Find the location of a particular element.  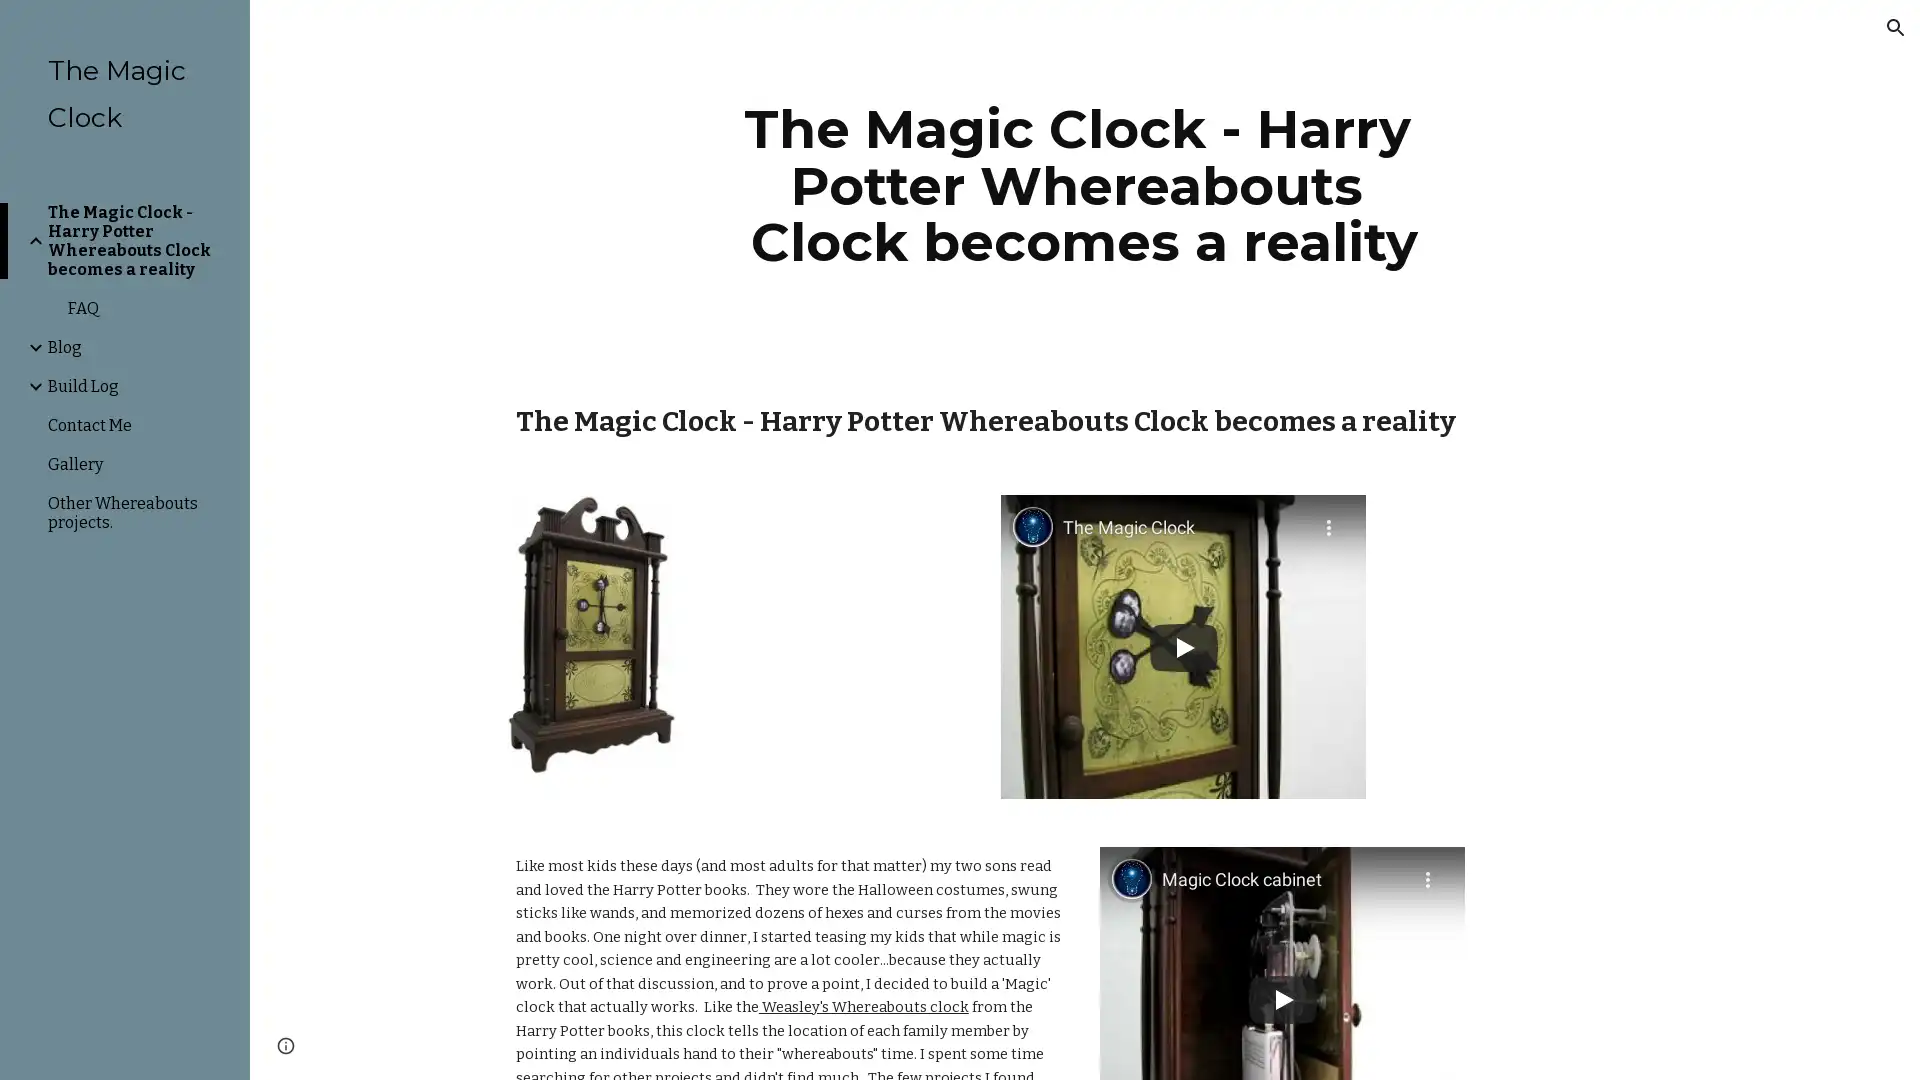

Copy heading link is located at coordinates (1478, 419).